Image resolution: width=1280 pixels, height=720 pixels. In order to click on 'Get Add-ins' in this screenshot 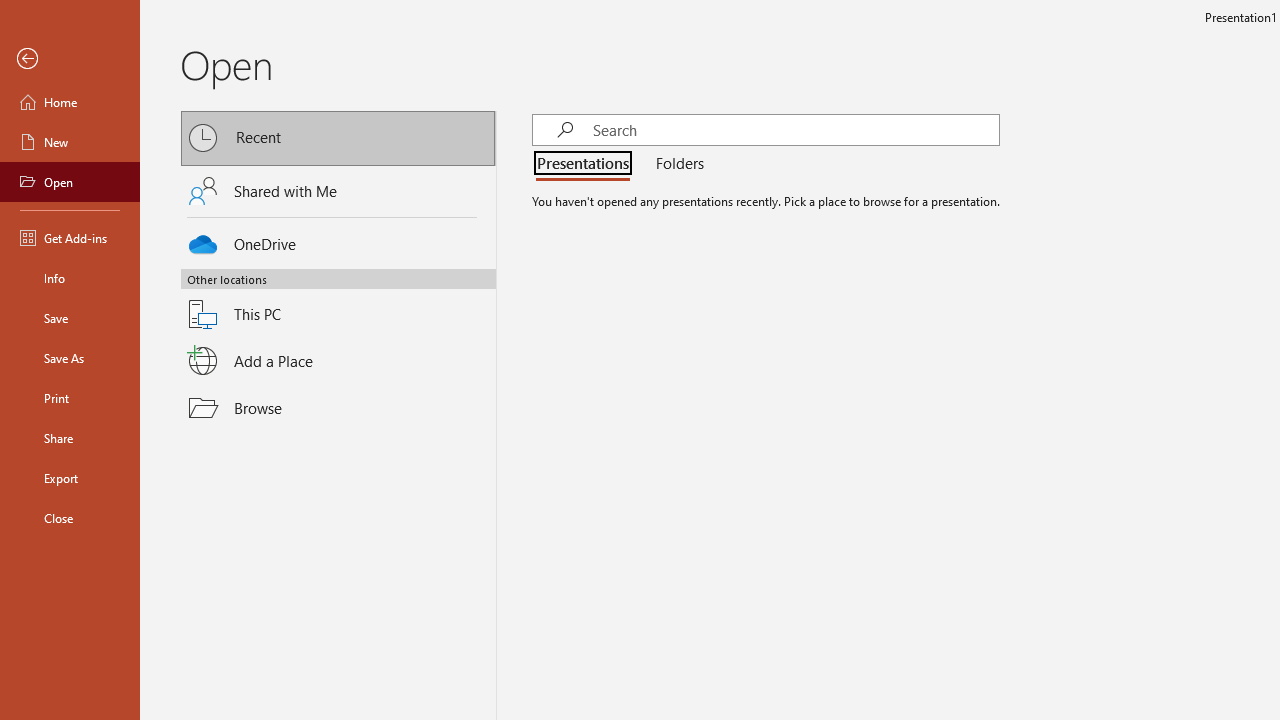, I will do `click(69, 236)`.